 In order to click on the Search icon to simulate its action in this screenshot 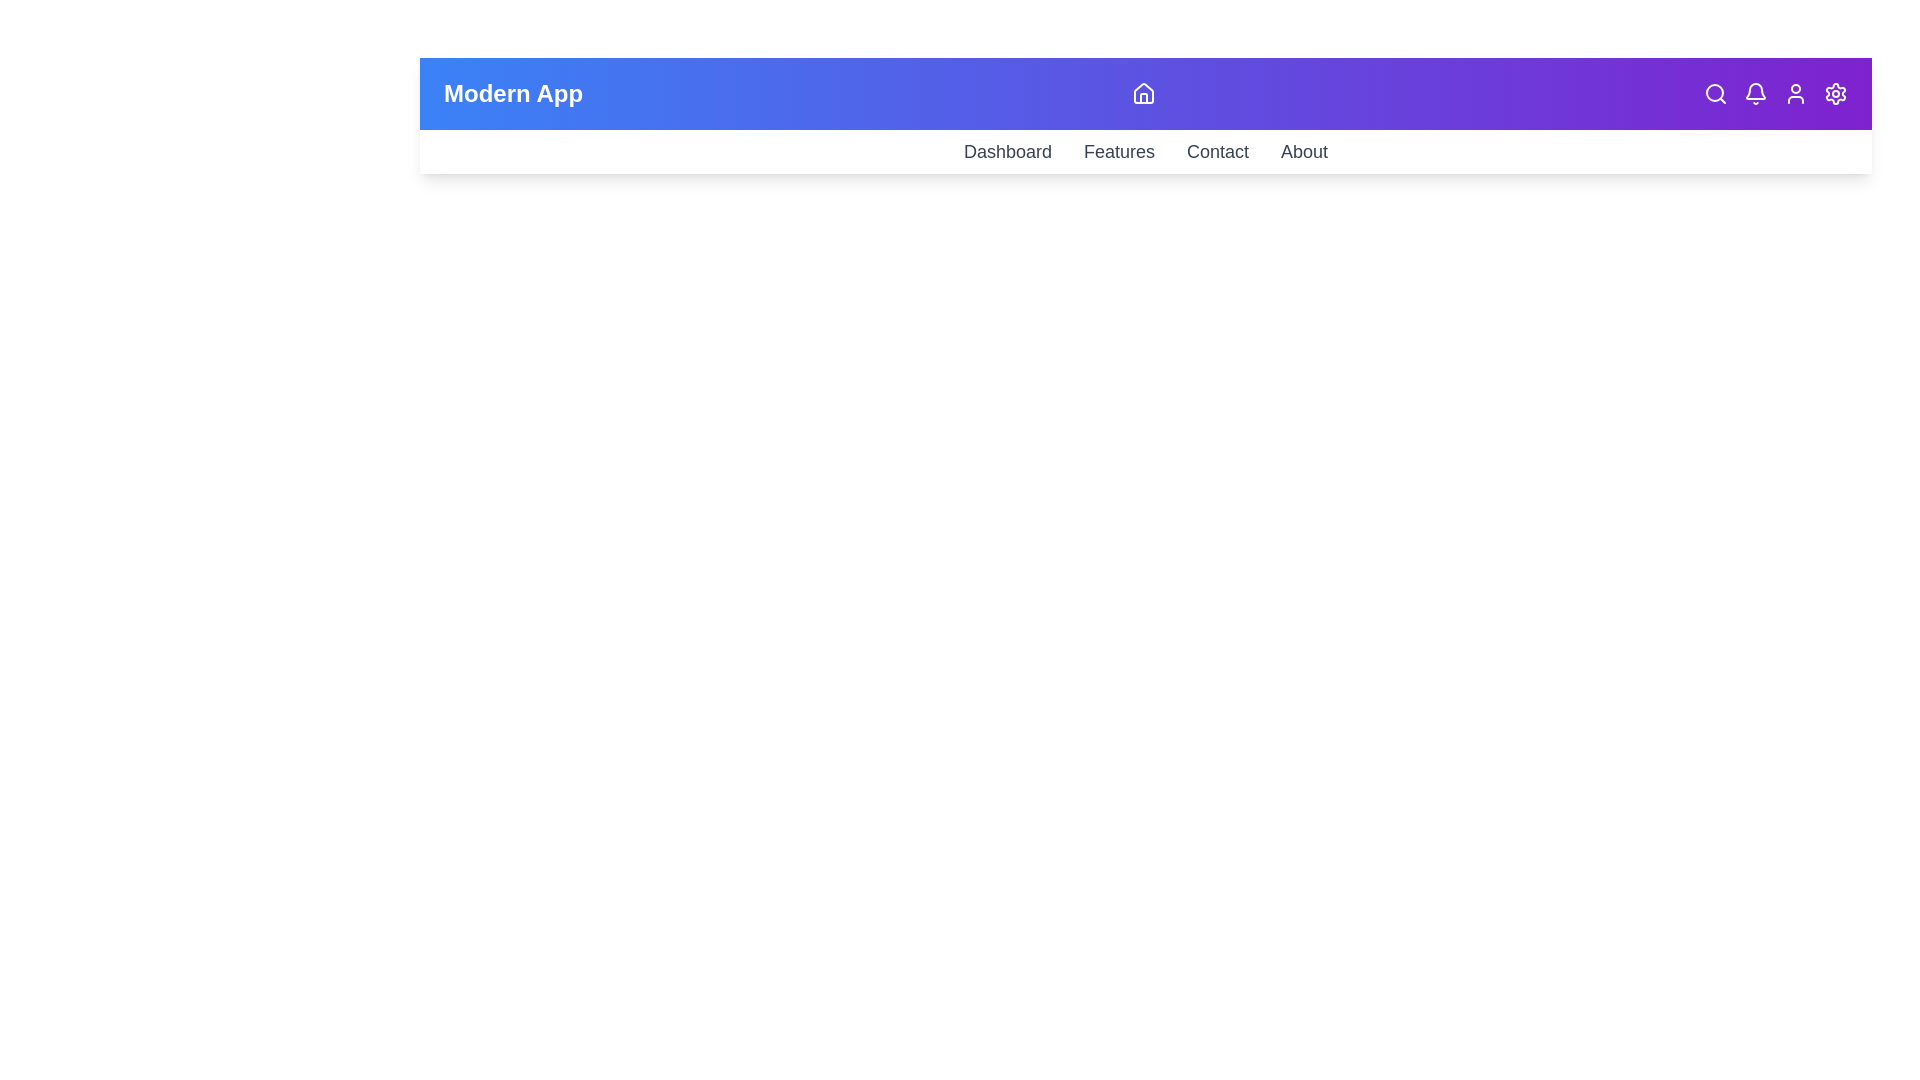, I will do `click(1715, 93)`.